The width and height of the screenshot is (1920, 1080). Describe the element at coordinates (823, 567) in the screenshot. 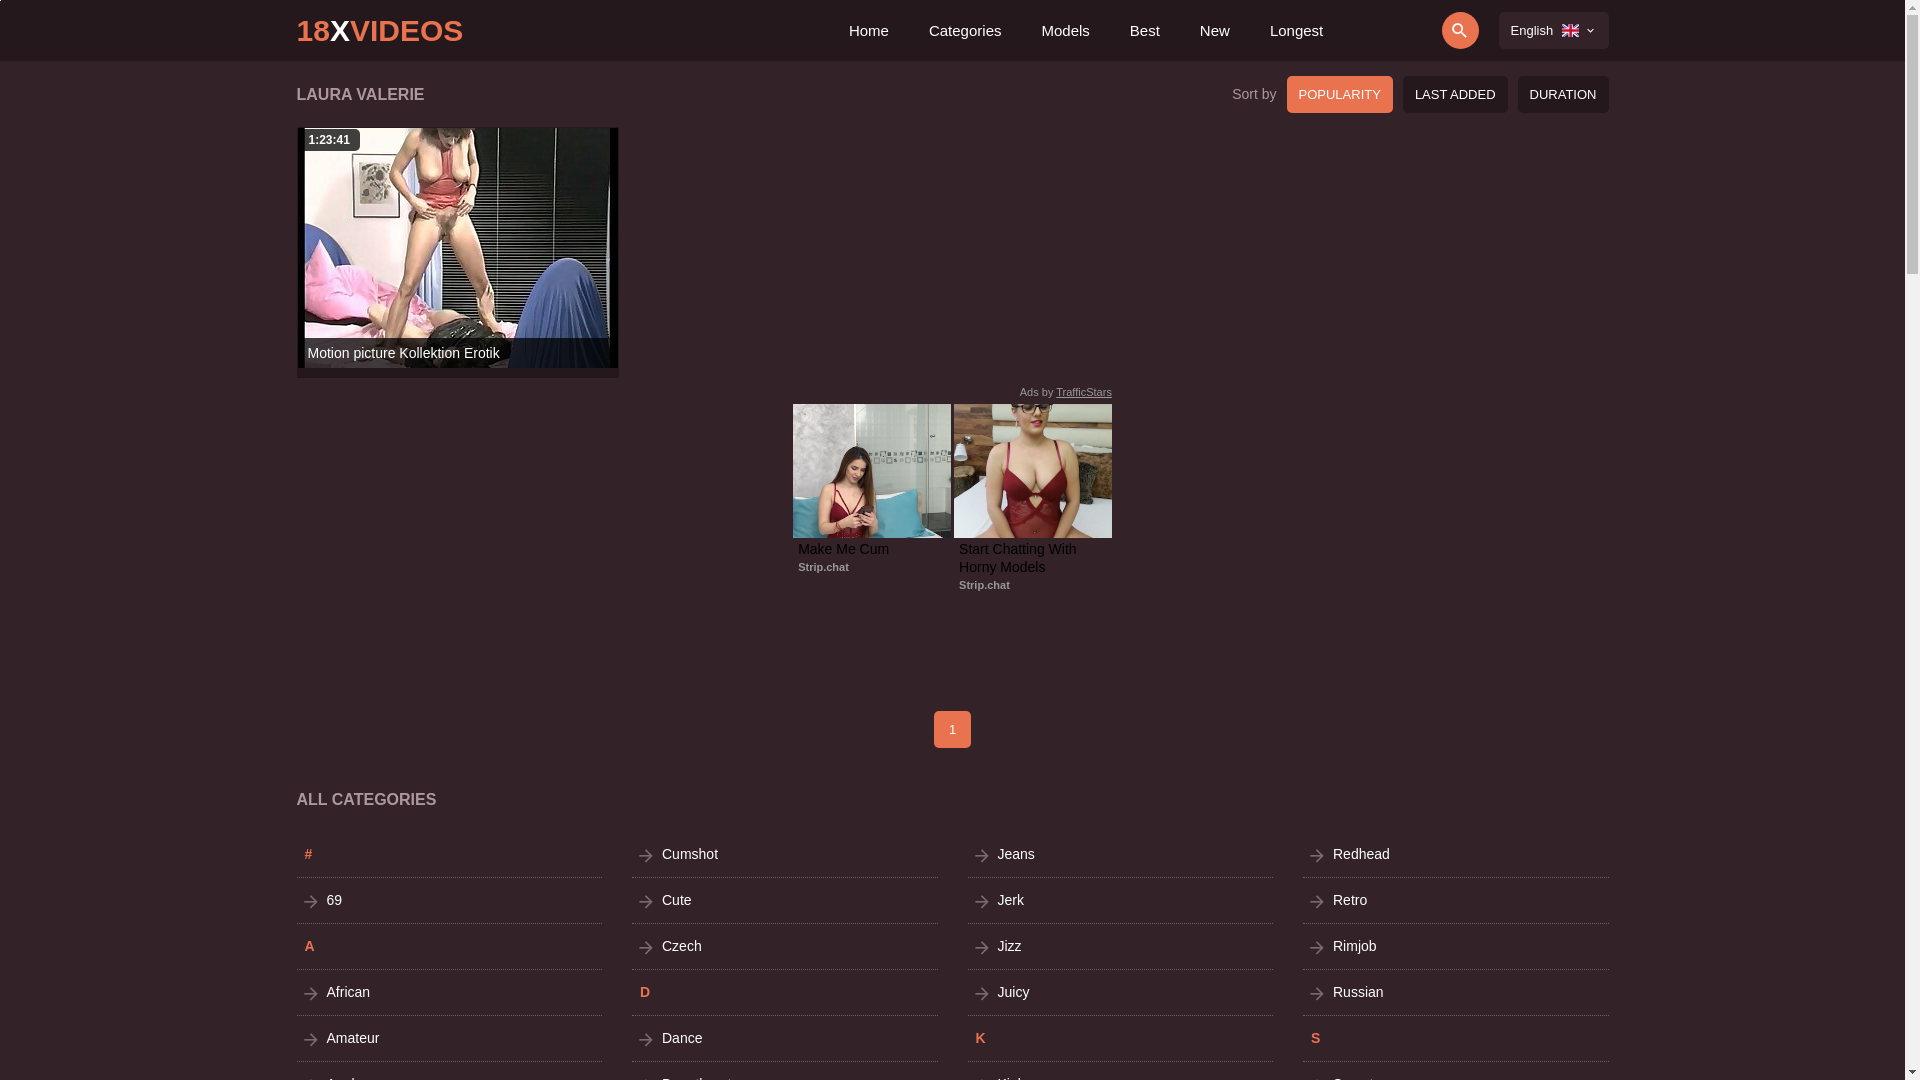

I see `'Strip.chat'` at that location.